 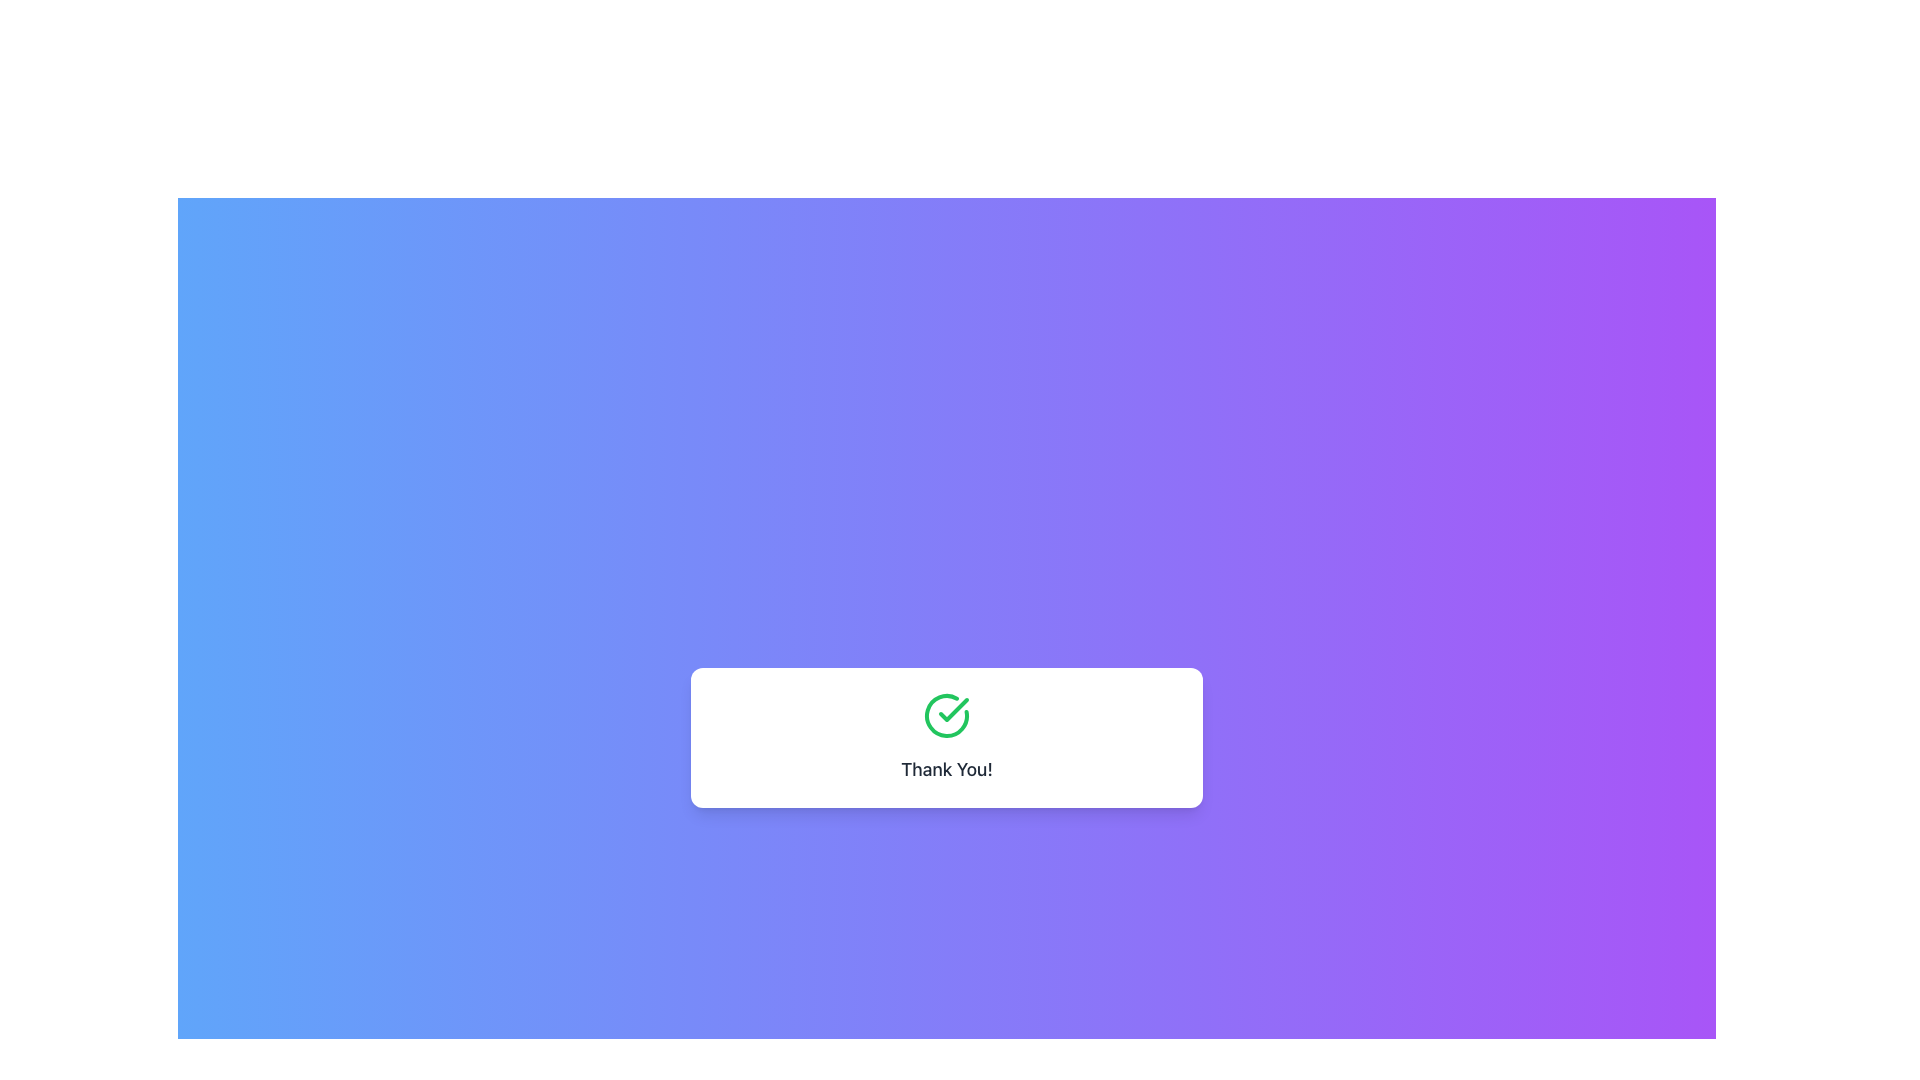 What do you see at coordinates (945, 715) in the screenshot?
I see `the success indicator icon located in the white rectangular section with rounded corners, which contains a green checkmark and 'Thank You!' text` at bounding box center [945, 715].